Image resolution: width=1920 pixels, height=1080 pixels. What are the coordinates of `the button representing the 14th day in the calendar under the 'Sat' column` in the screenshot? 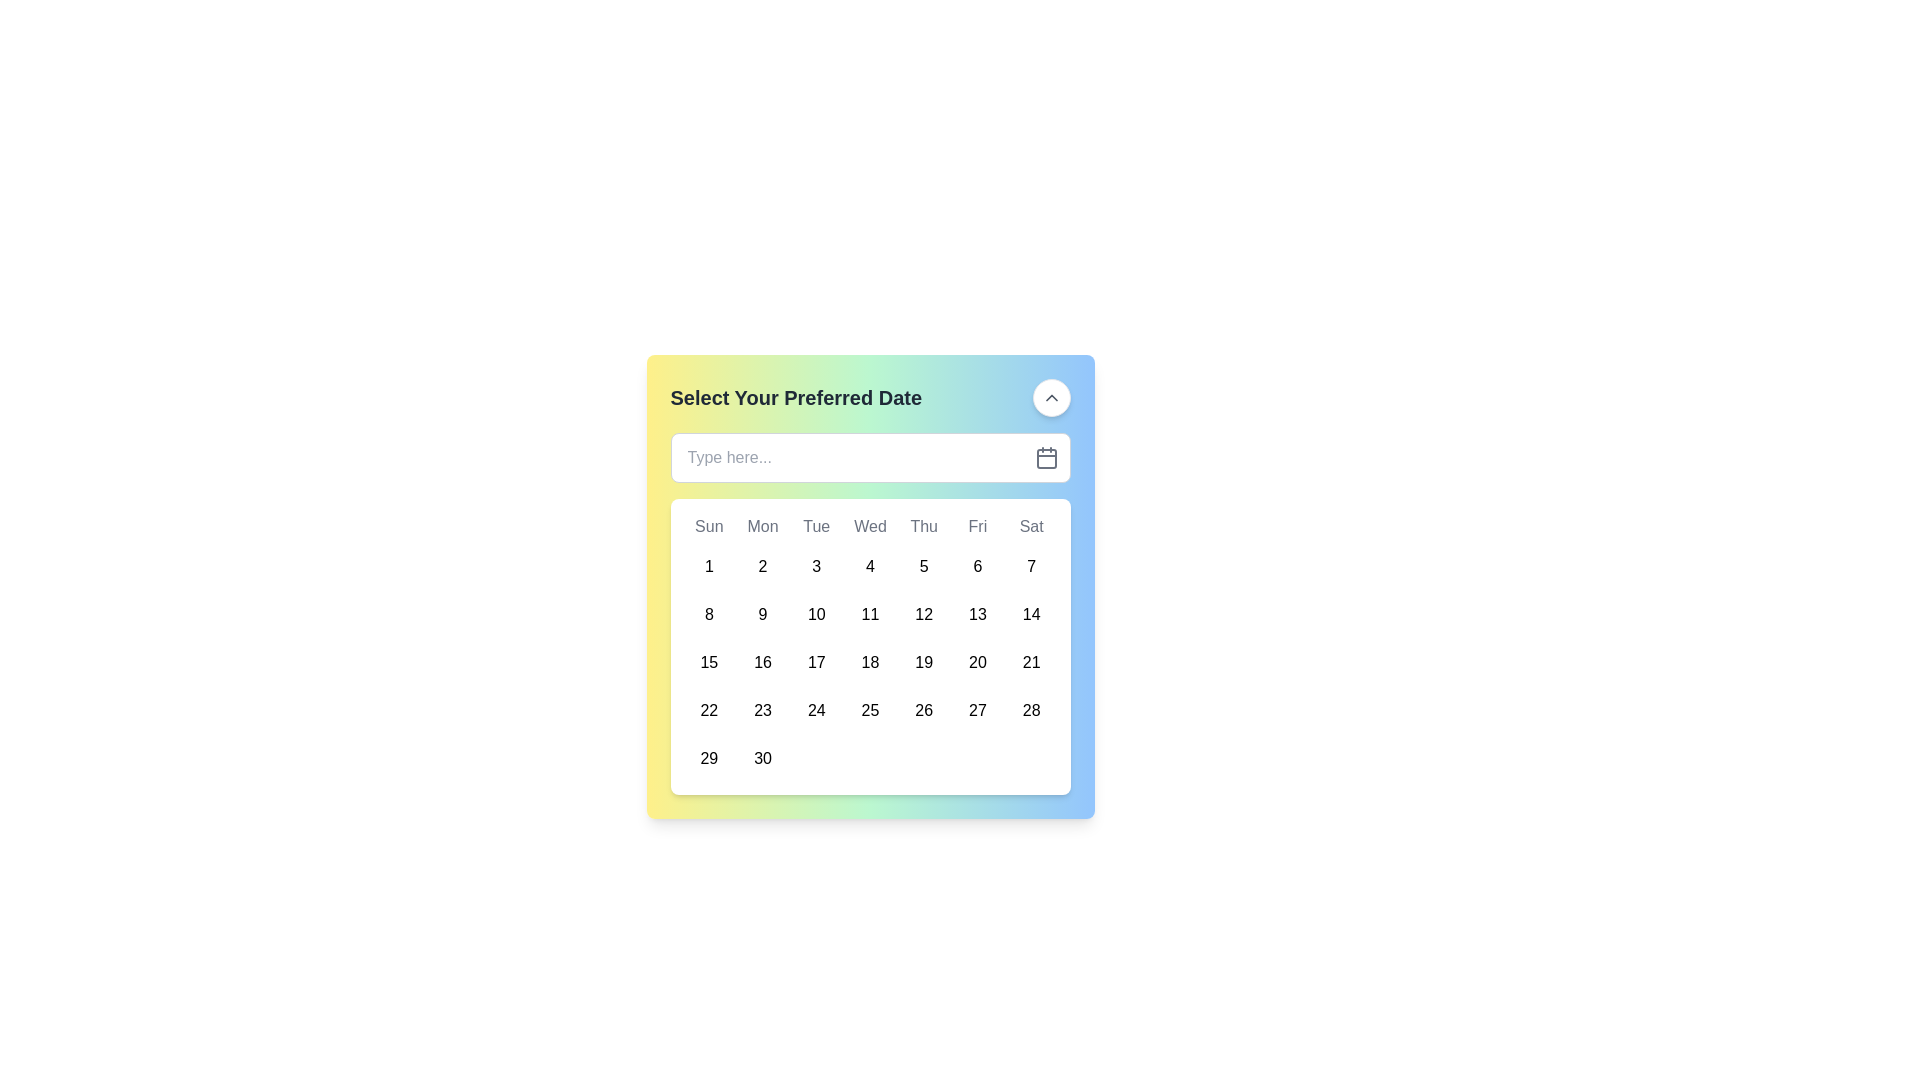 It's located at (1031, 613).